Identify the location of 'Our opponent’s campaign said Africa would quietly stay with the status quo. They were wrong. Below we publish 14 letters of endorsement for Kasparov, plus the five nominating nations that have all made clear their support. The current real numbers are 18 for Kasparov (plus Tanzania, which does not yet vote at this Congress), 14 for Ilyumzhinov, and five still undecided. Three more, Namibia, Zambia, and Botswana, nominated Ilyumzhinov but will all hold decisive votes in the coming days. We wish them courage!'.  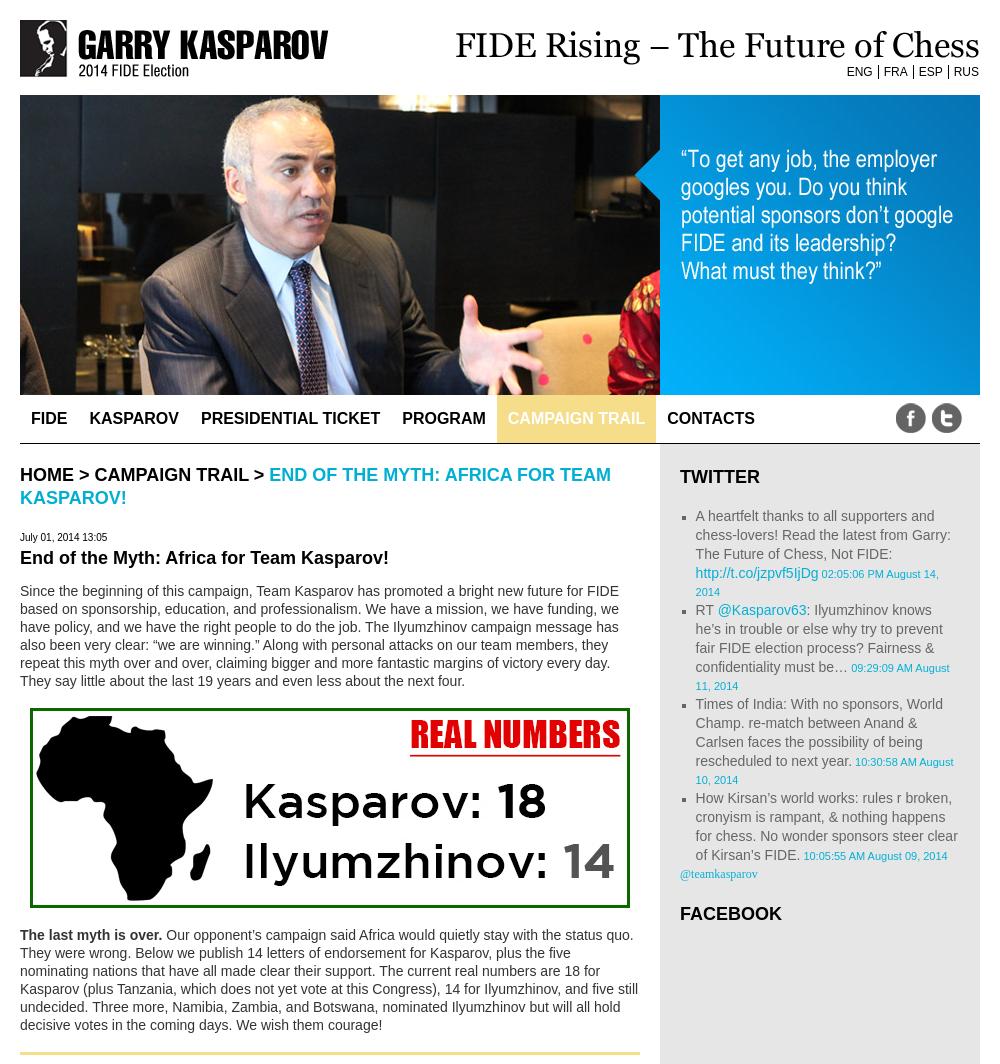
(328, 980).